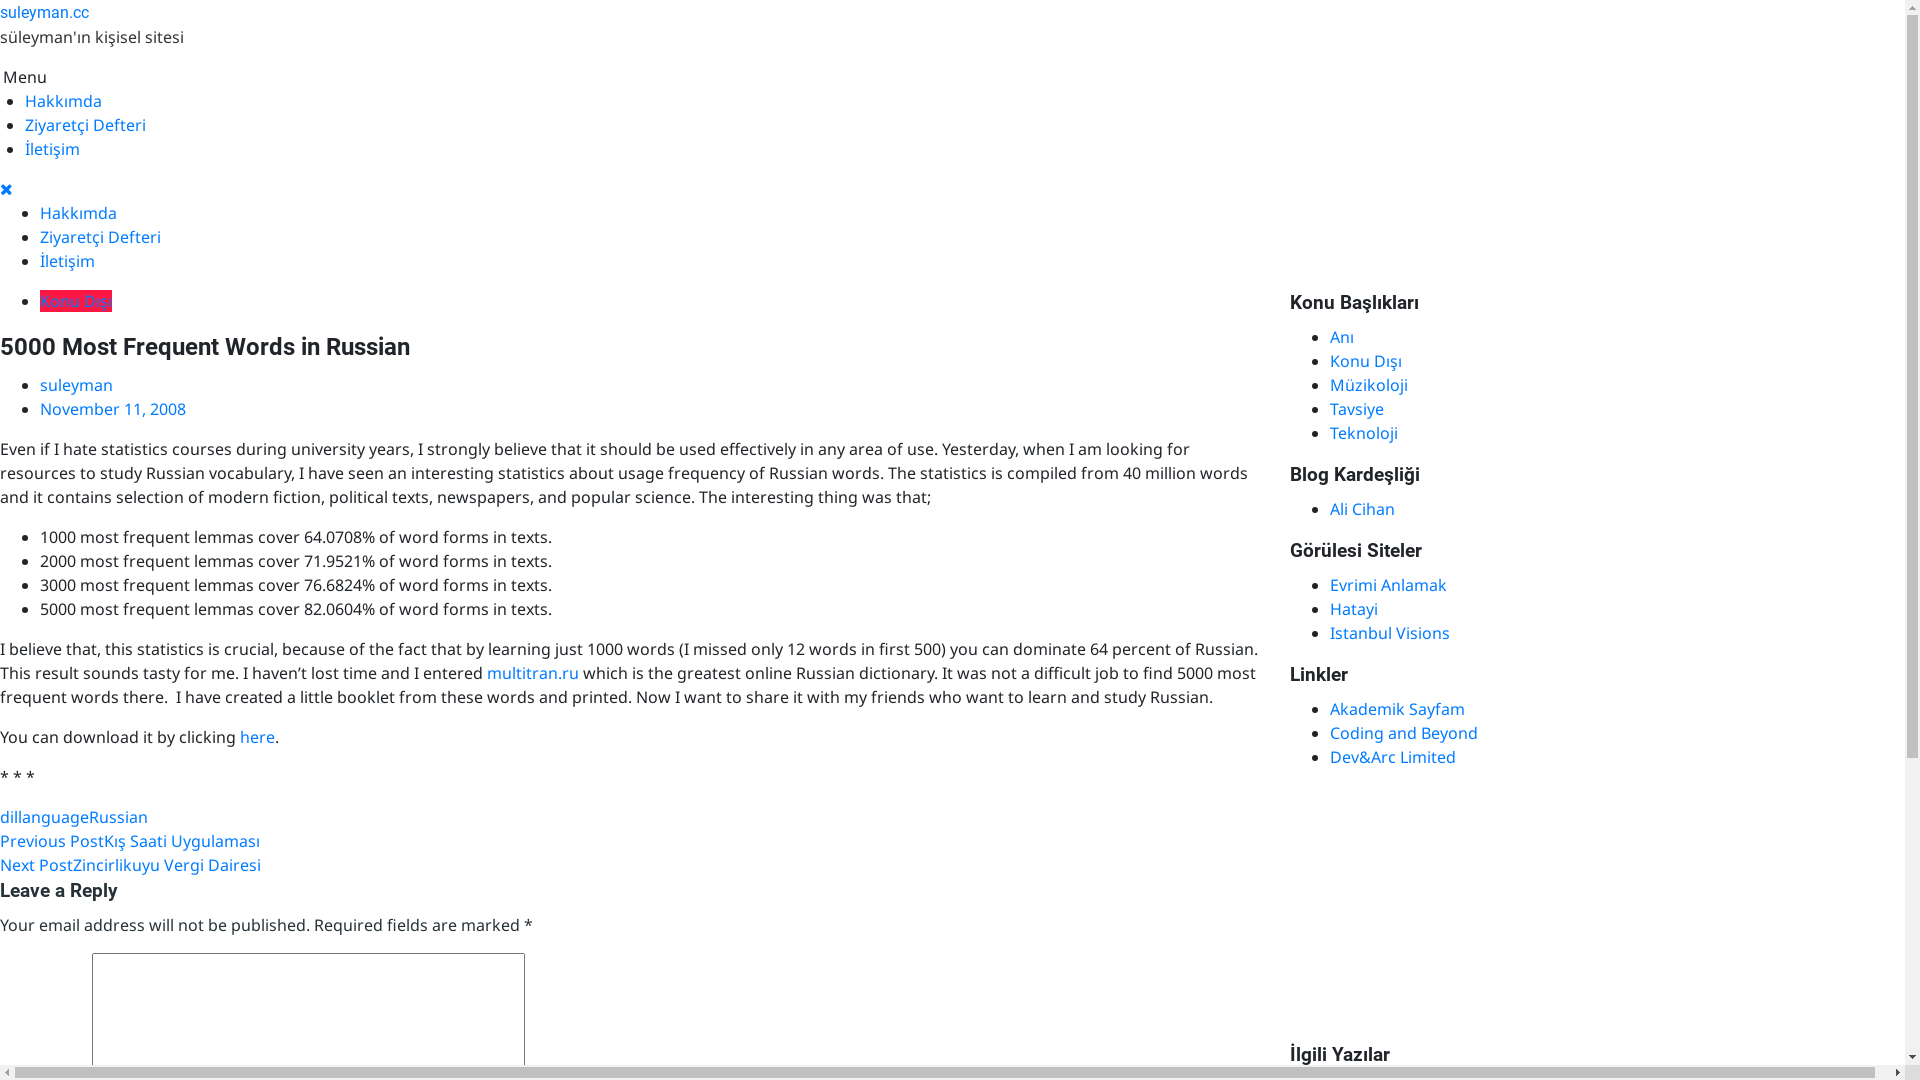  I want to click on 'multitran.ru', so click(532, 672).